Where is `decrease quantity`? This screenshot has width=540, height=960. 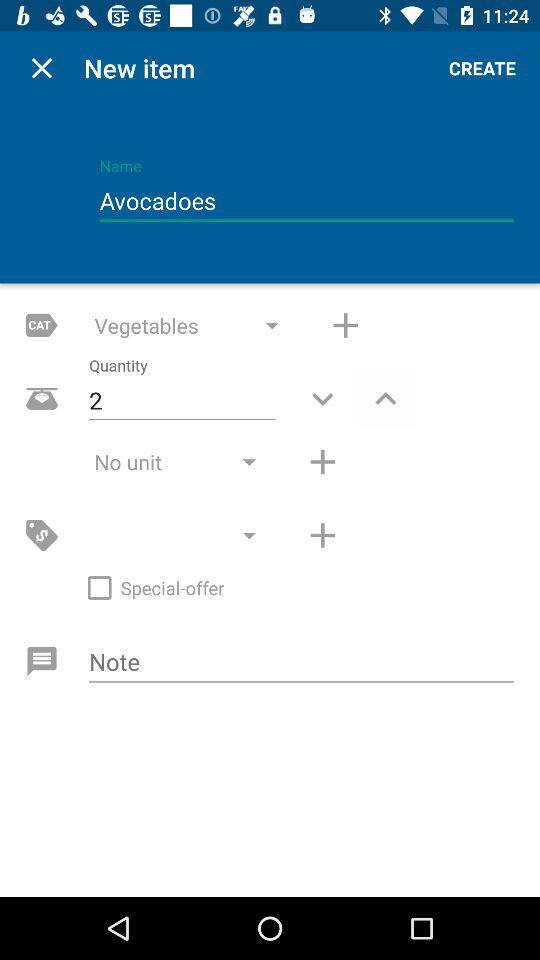
decrease quantity is located at coordinates (322, 397).